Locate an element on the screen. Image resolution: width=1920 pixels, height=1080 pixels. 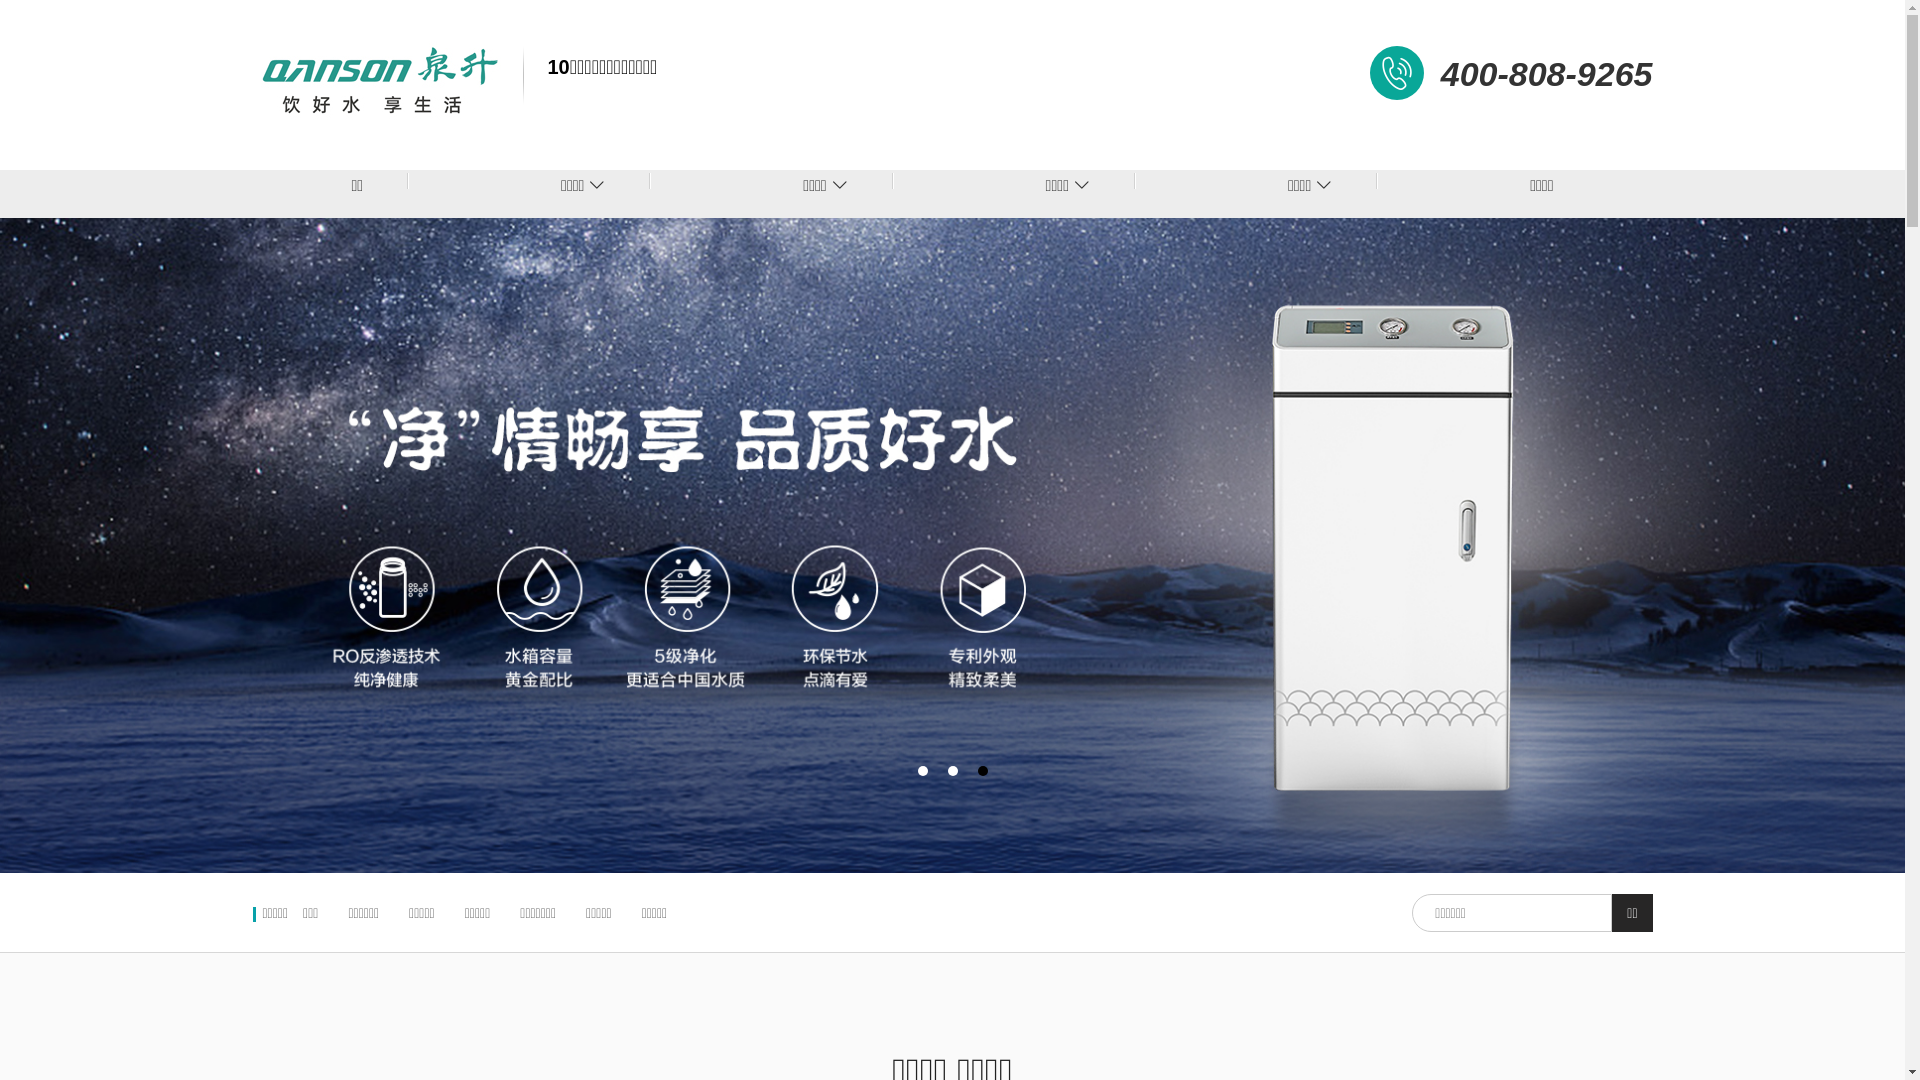
'400-808-9265' is located at coordinates (1545, 72).